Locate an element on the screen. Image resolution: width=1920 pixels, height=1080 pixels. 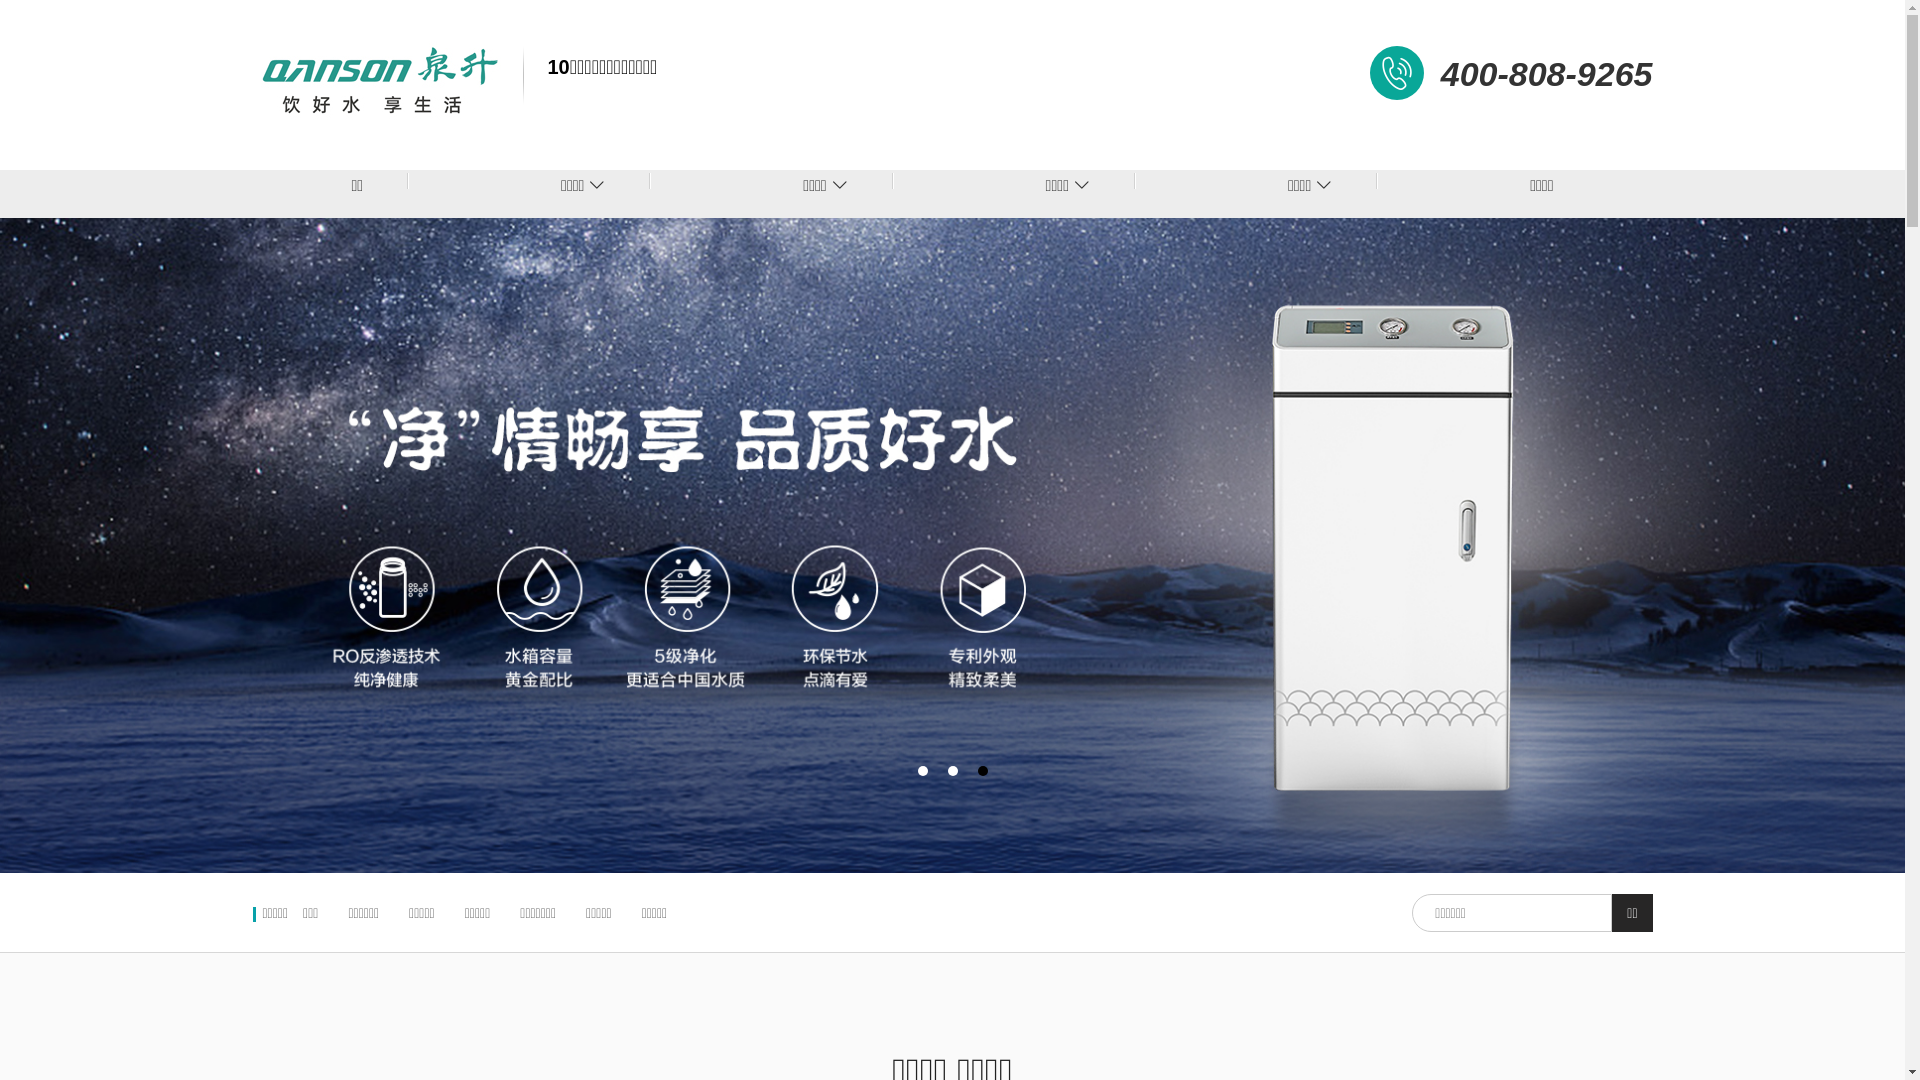
'400-808-9265' is located at coordinates (1545, 72).